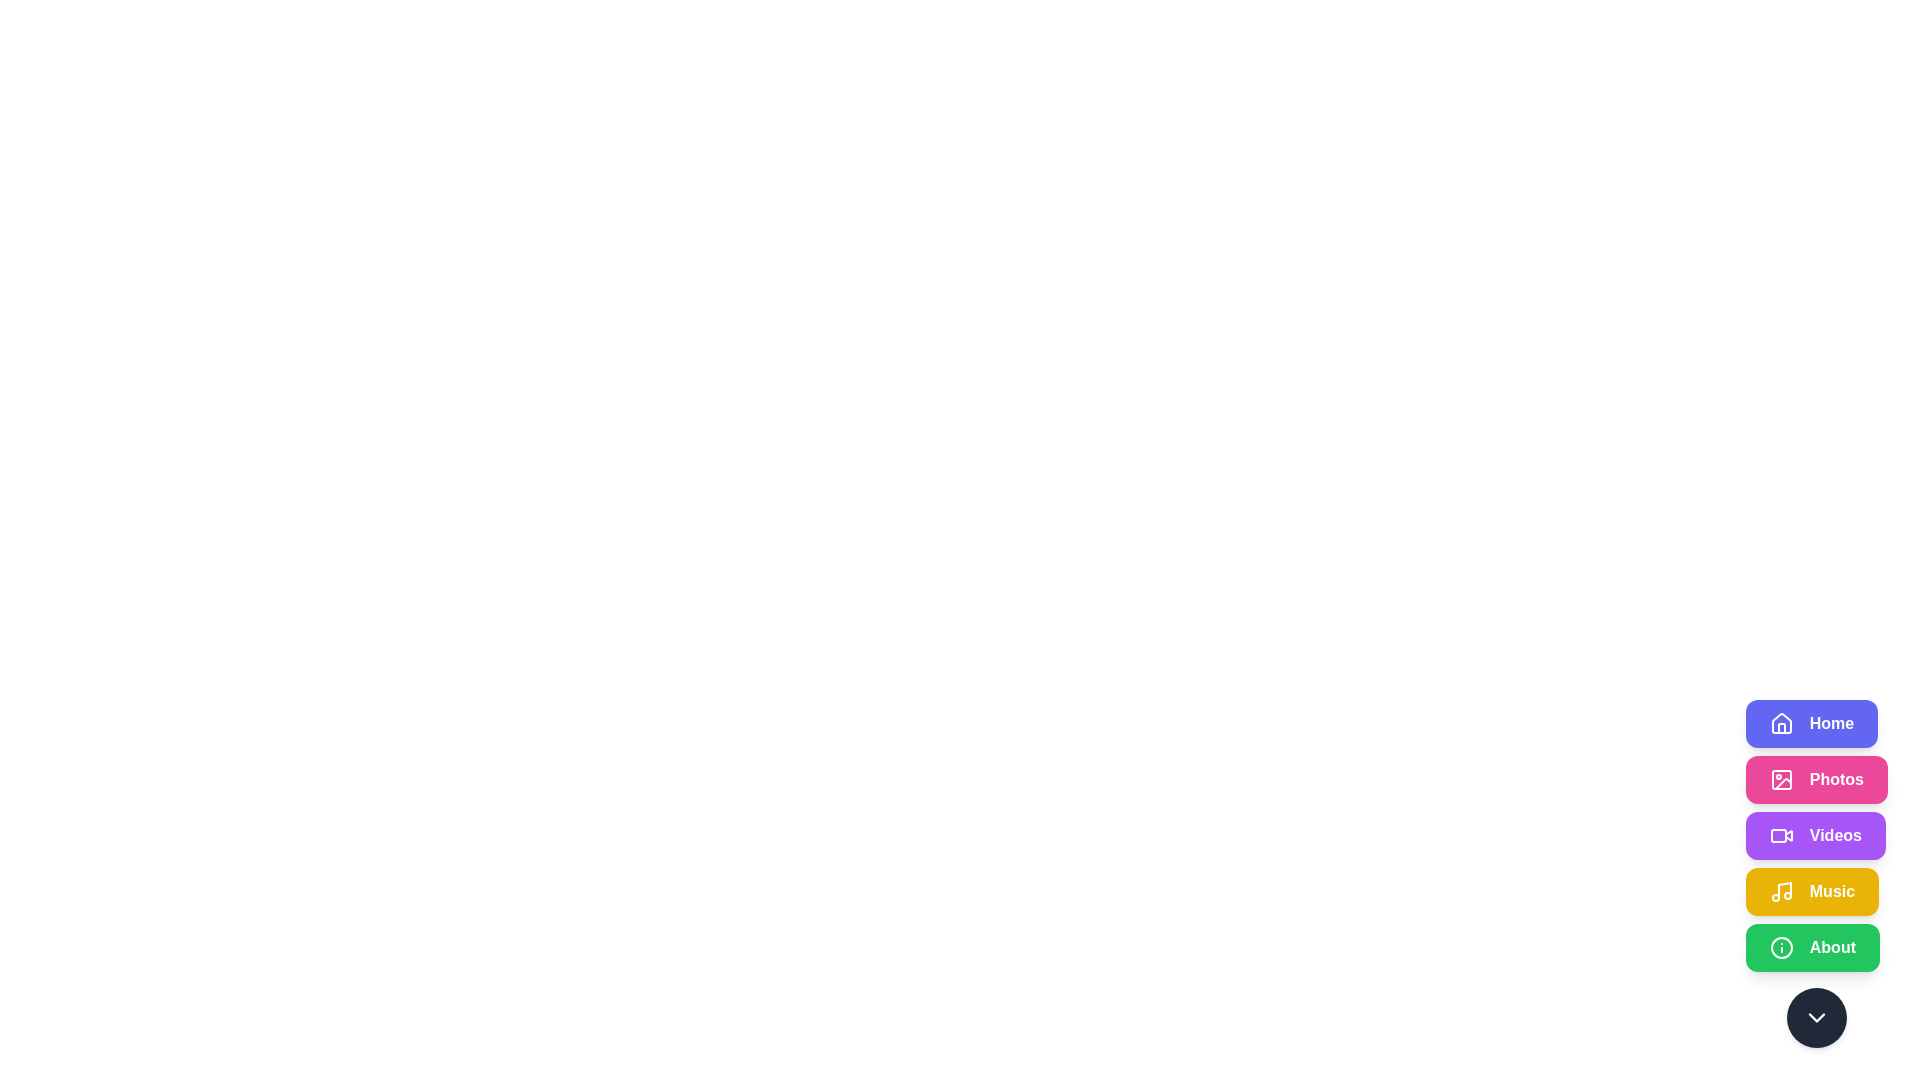 This screenshot has width=1920, height=1080. Describe the element at coordinates (1815, 1018) in the screenshot. I see `toggle button at the bottom-right corner to expand or collapse the navigation menu` at that location.